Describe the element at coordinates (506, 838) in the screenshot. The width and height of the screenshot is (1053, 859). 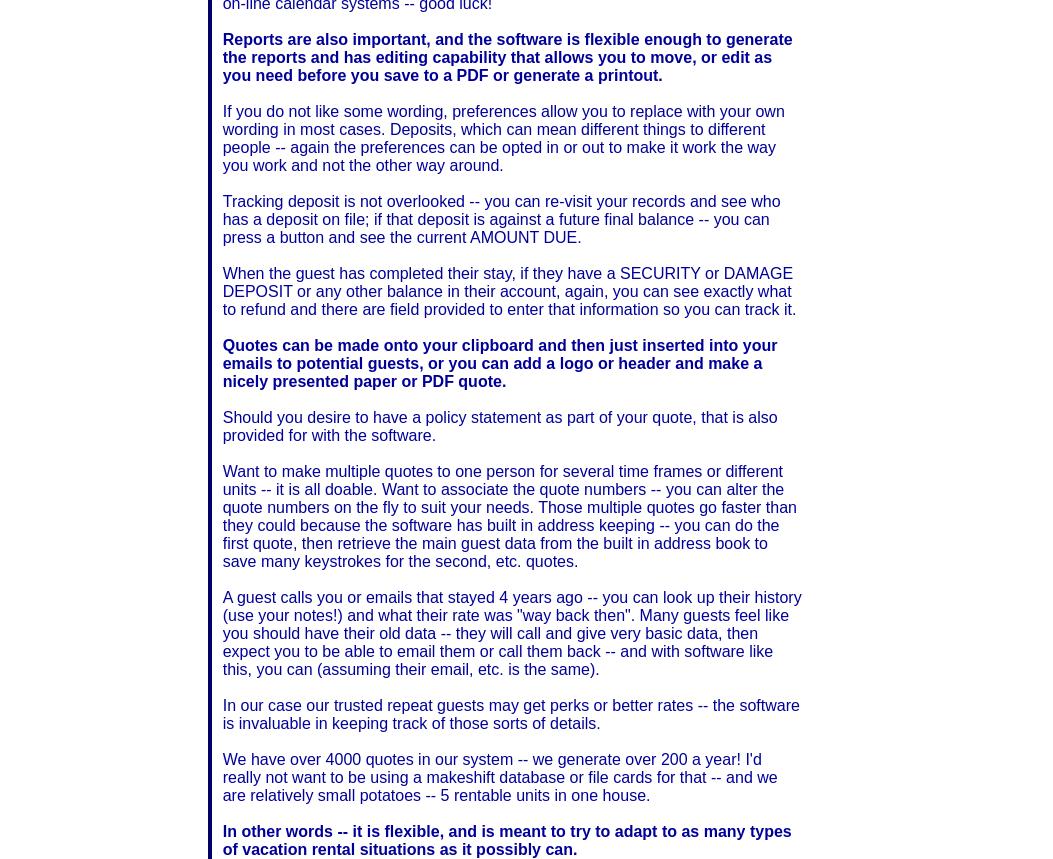
I see `'In other words -- it is flexible, and is meant to try to adapt to as many types of vacation rental situations as it possibly can.'` at that location.